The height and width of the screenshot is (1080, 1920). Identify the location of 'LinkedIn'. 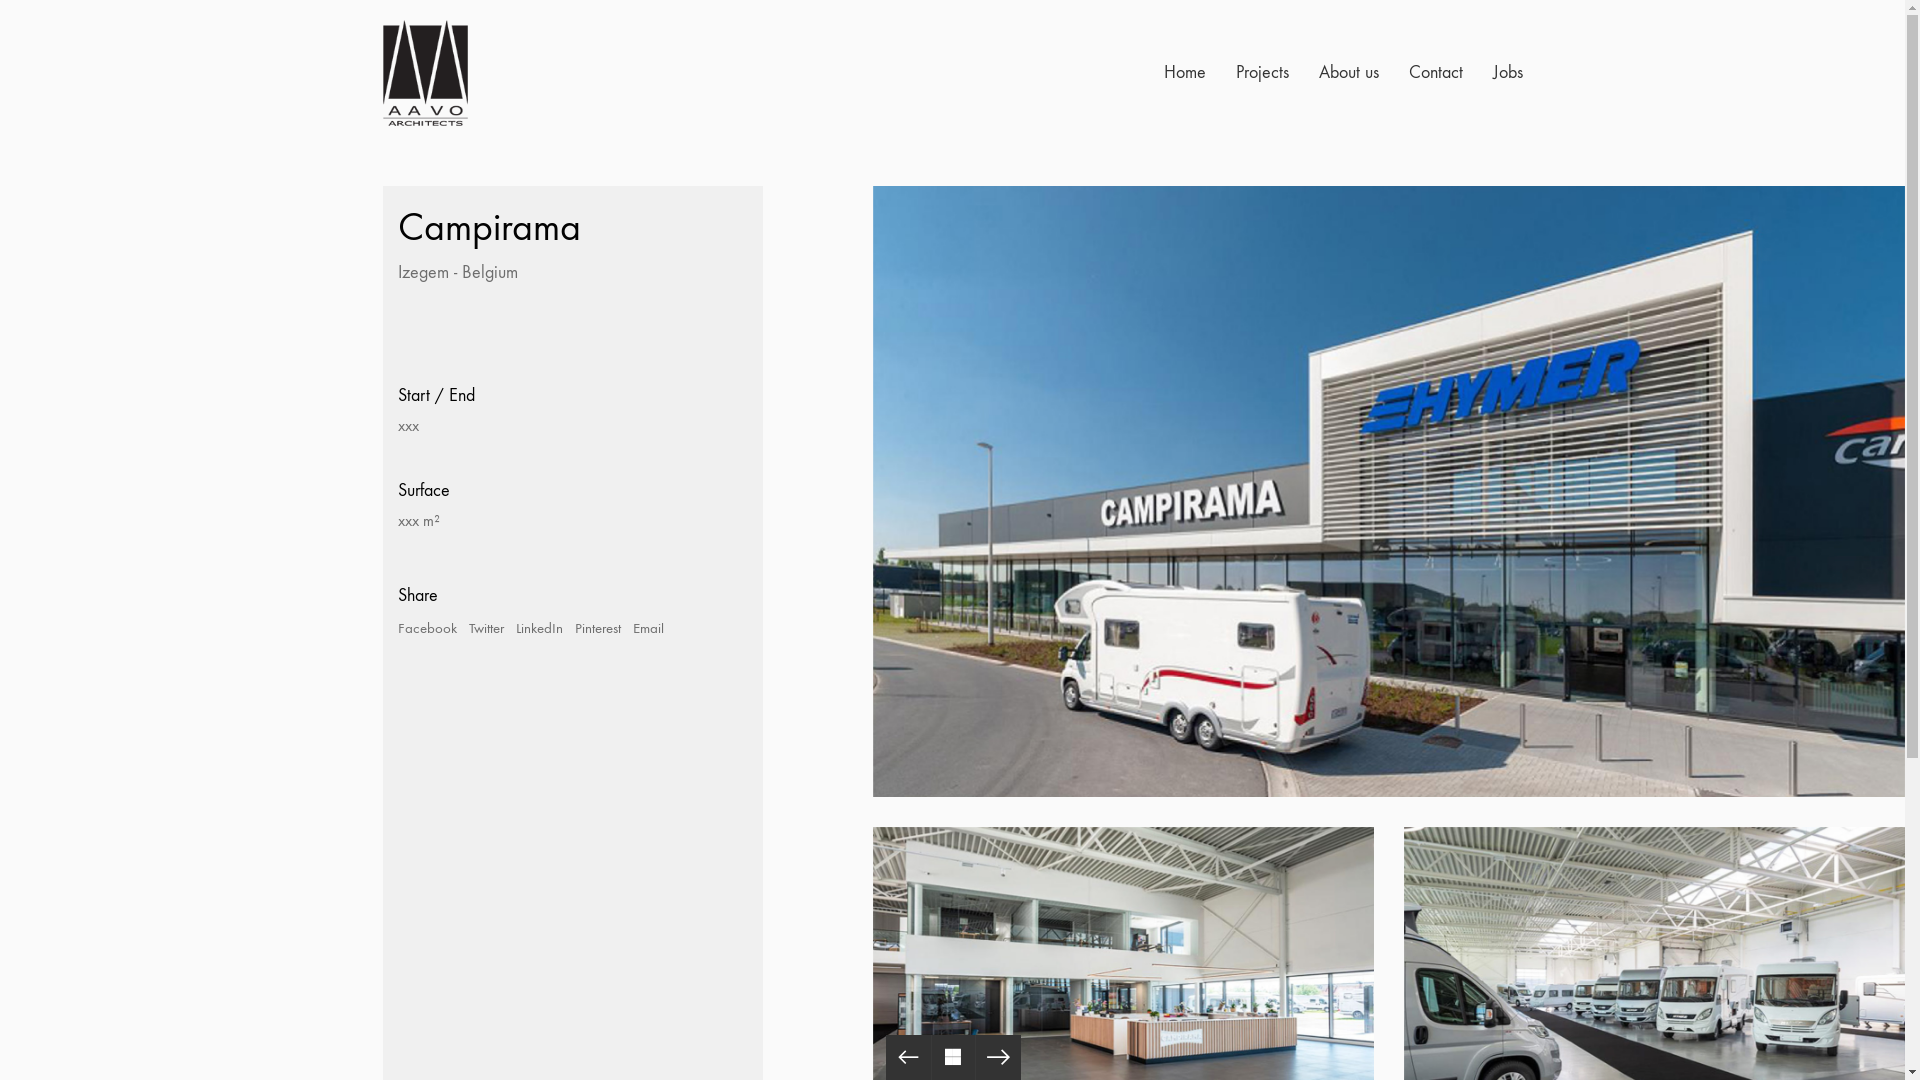
(539, 627).